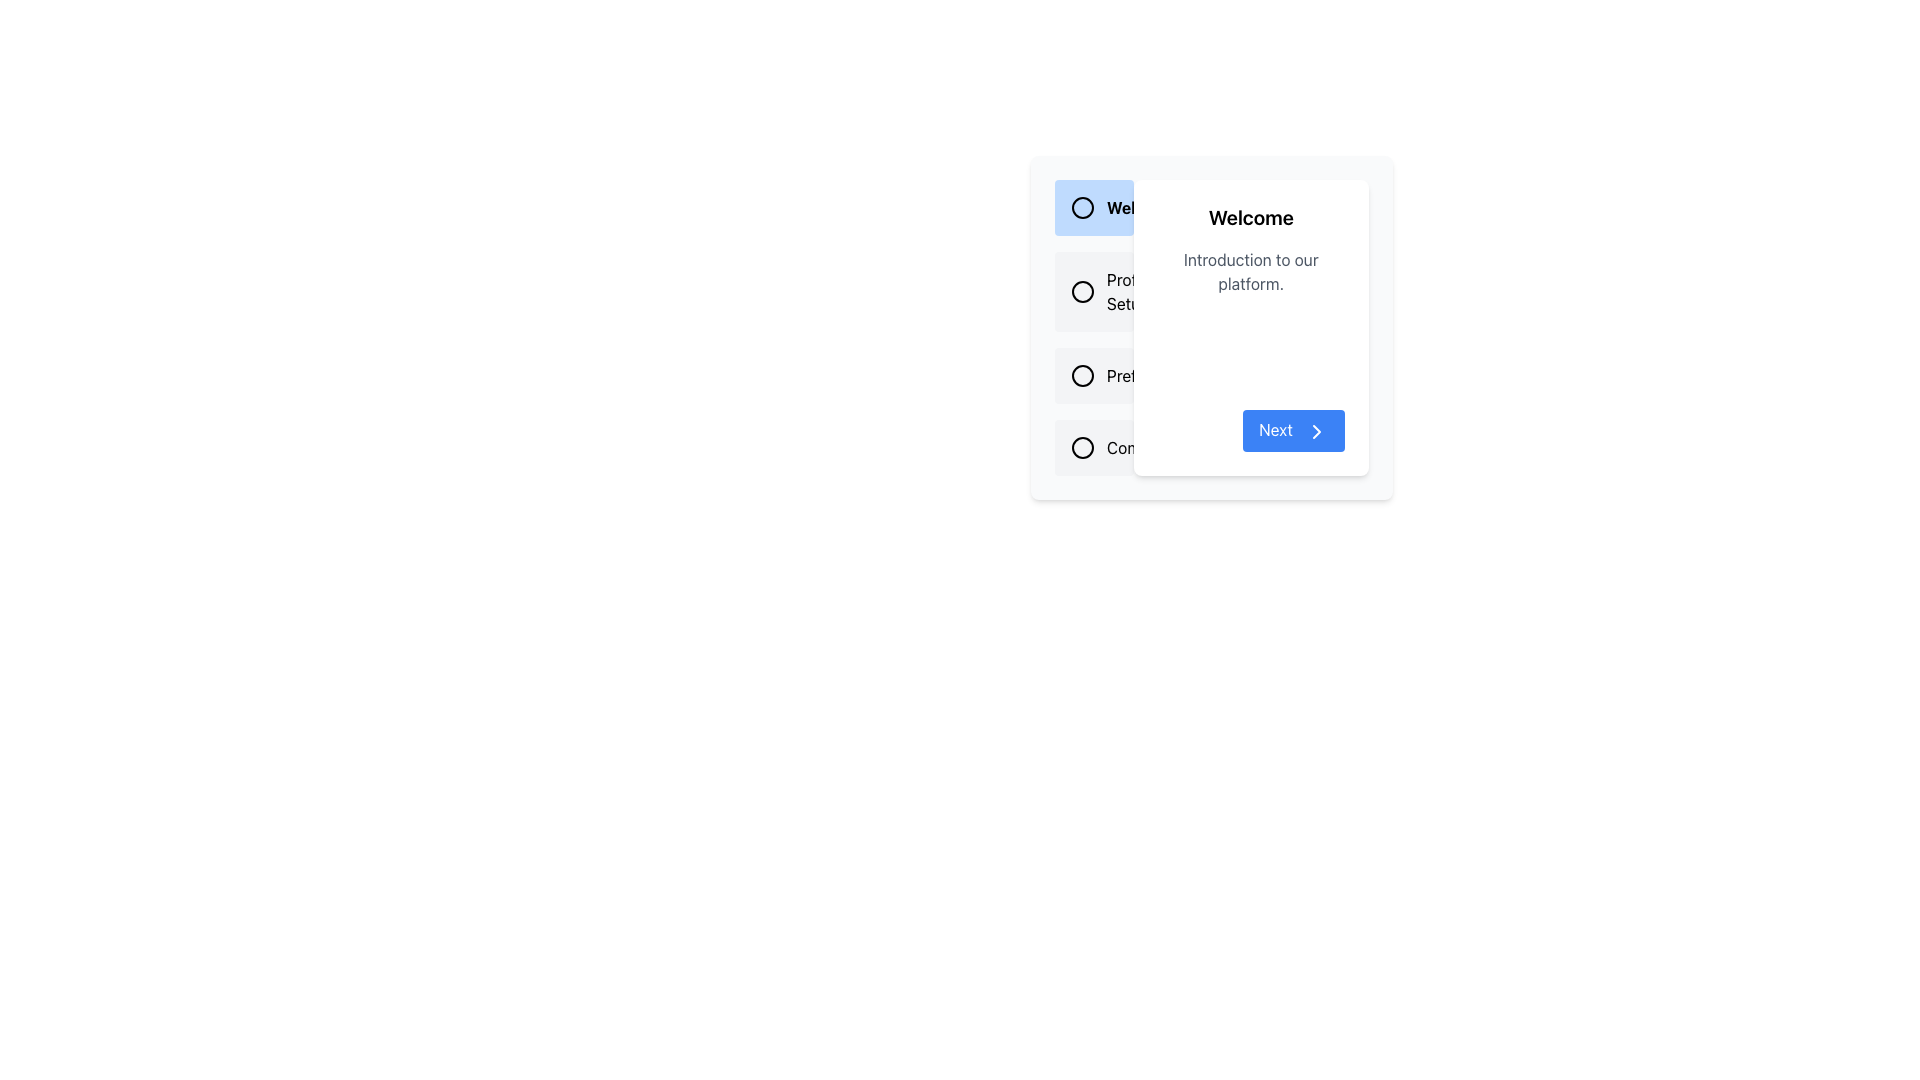  What do you see at coordinates (1082, 292) in the screenshot?
I see `the circular visual marker (radio button indicator) in the second row labeled 'Product Setup'` at bounding box center [1082, 292].